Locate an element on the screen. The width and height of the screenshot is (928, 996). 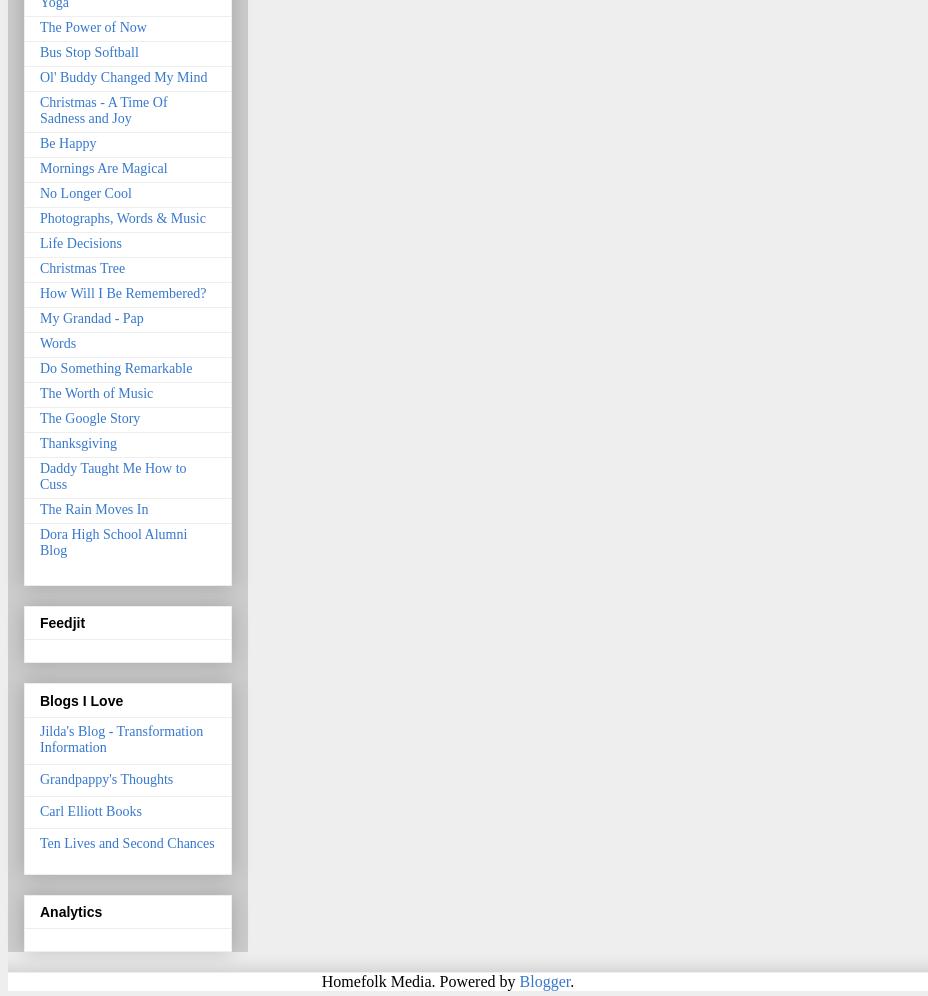
'.' is located at coordinates (571, 979).